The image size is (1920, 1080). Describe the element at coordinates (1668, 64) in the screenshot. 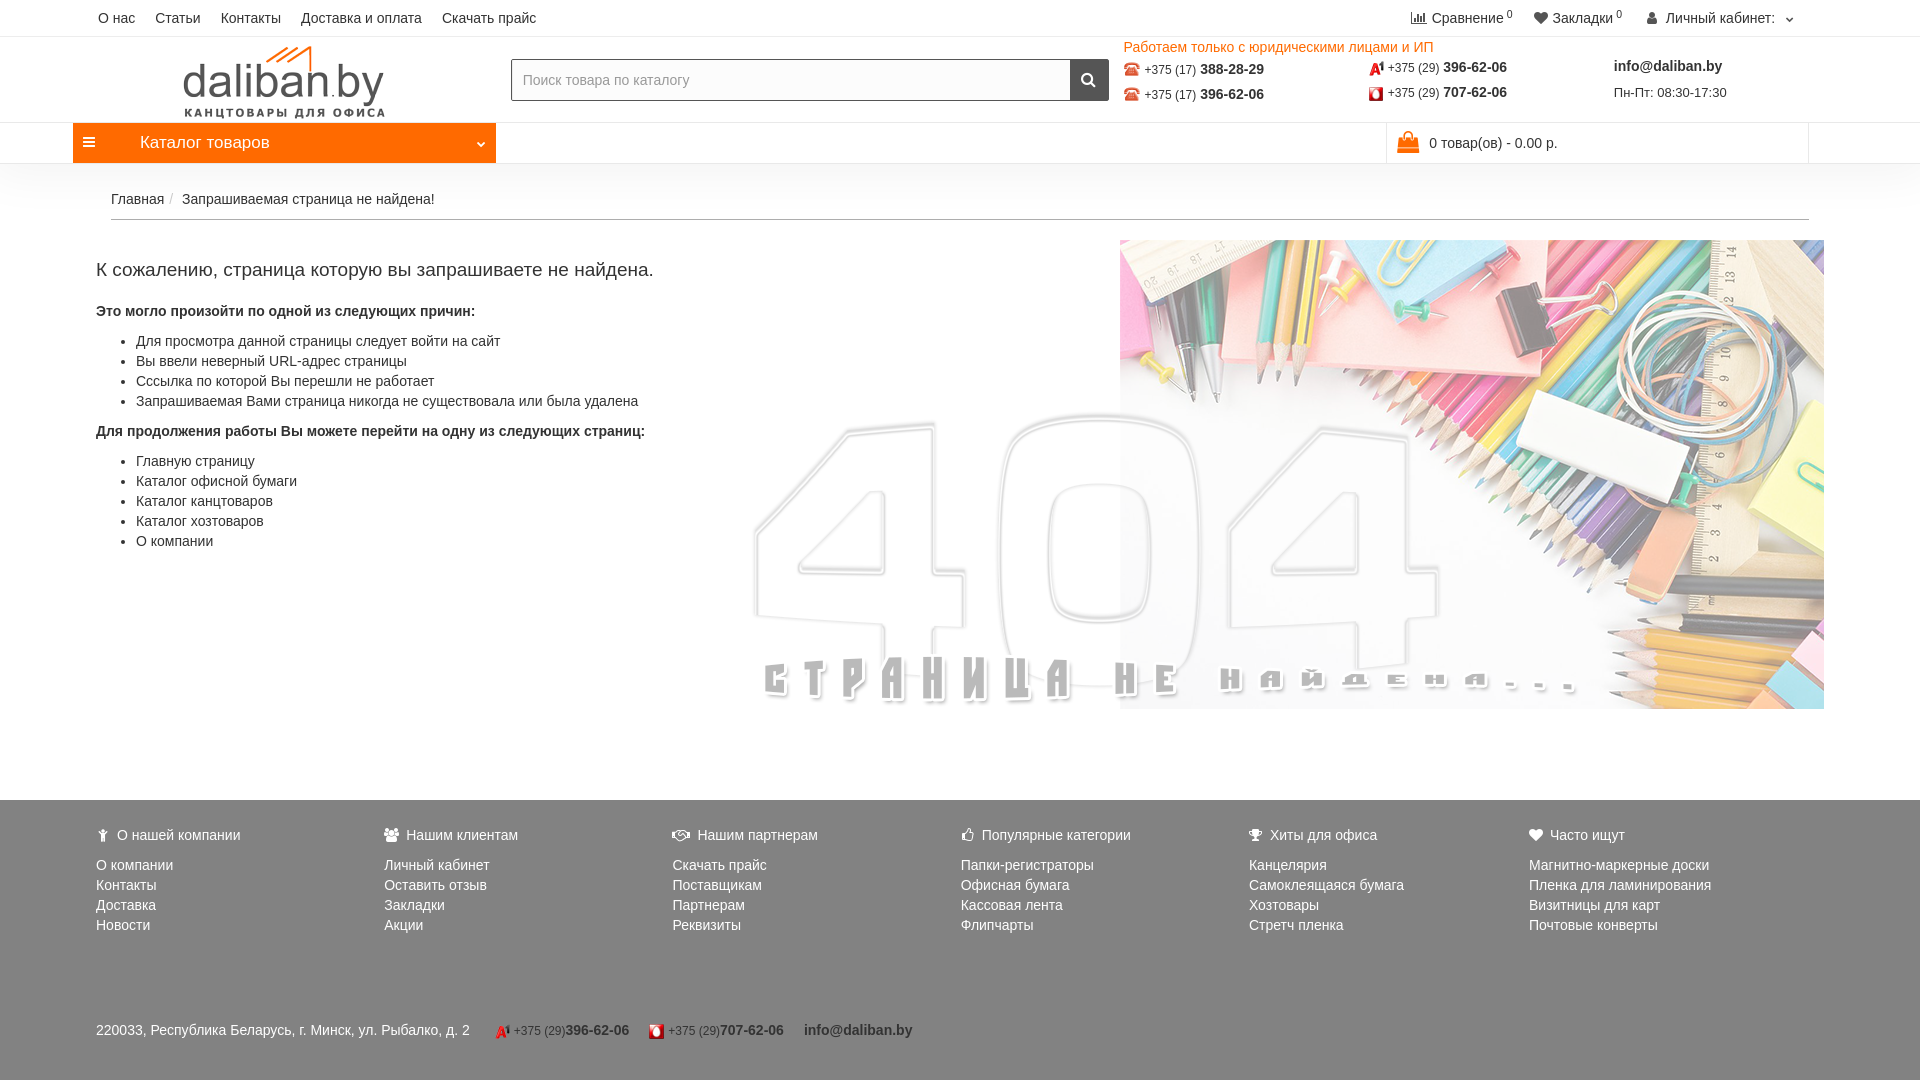

I see `'info@daliban.by'` at that location.